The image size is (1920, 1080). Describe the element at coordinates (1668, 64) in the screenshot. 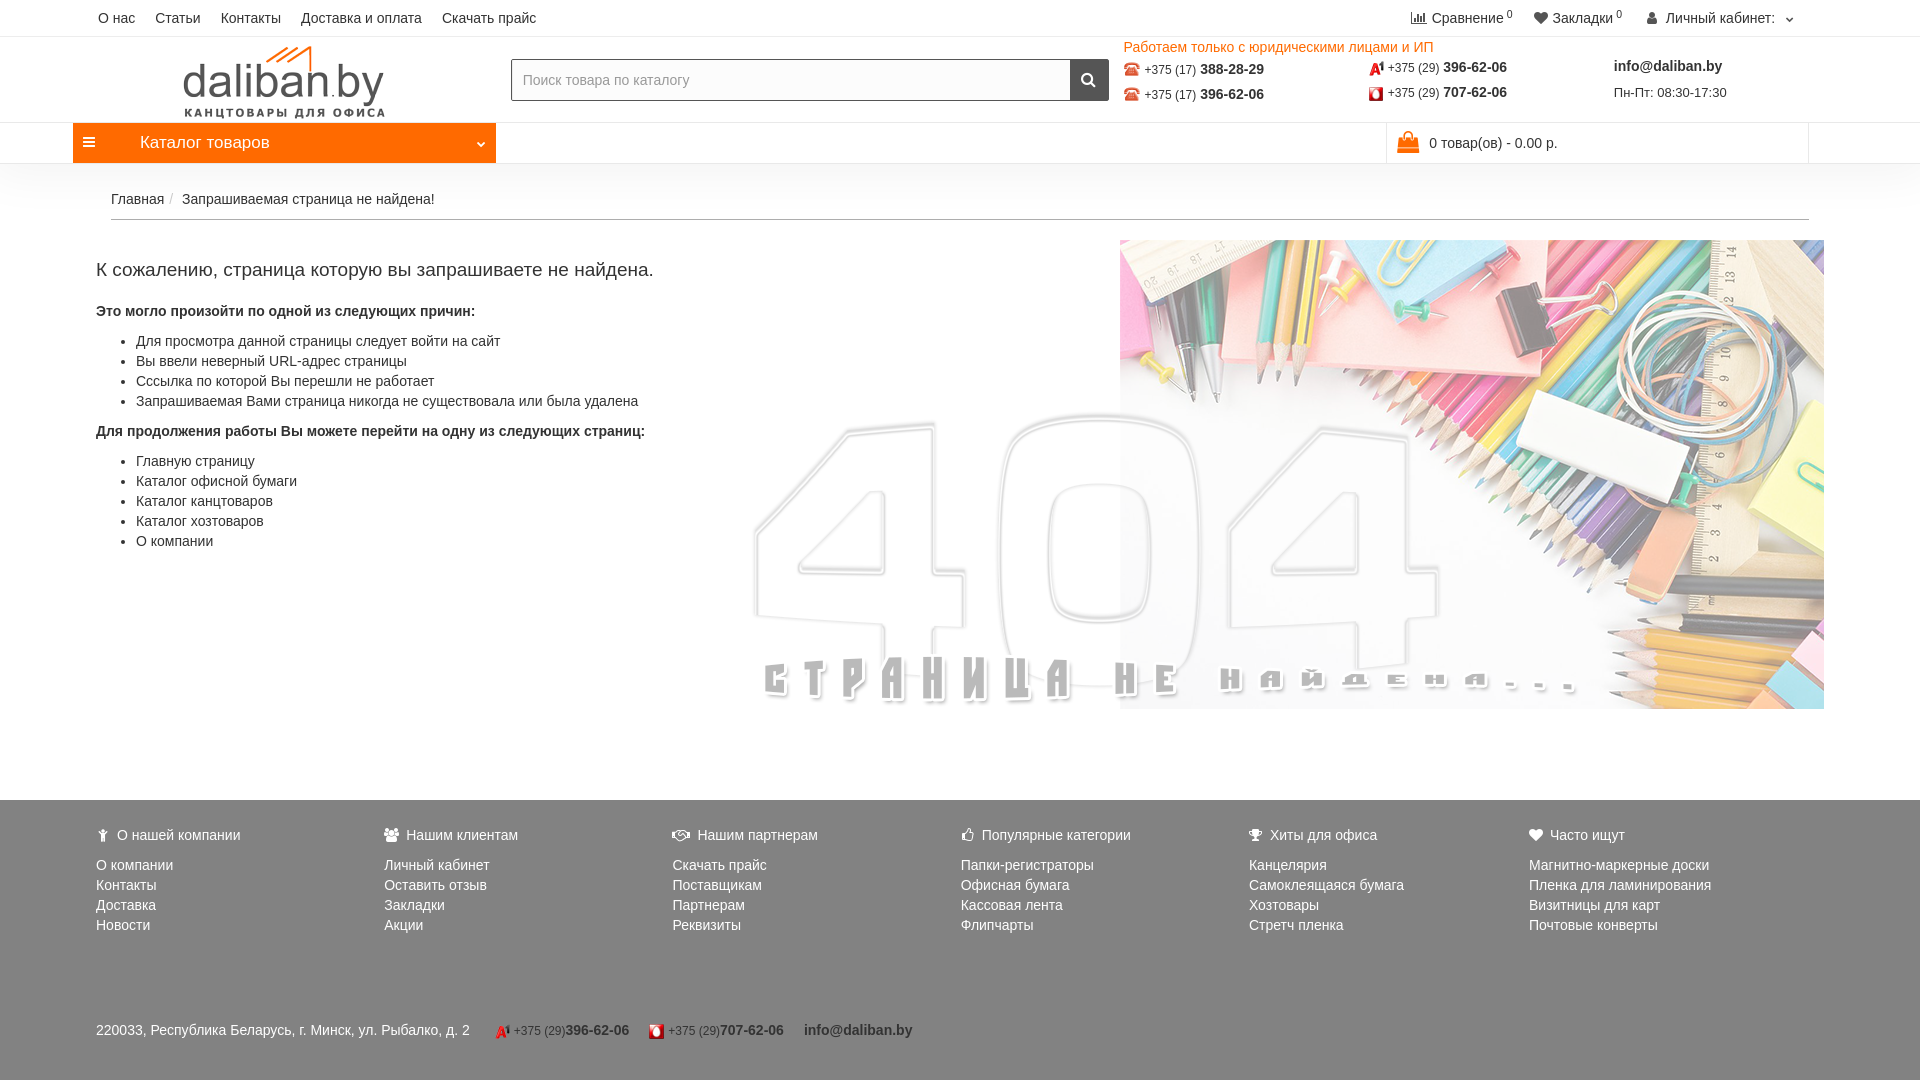

I see `'info@daliban.by'` at that location.